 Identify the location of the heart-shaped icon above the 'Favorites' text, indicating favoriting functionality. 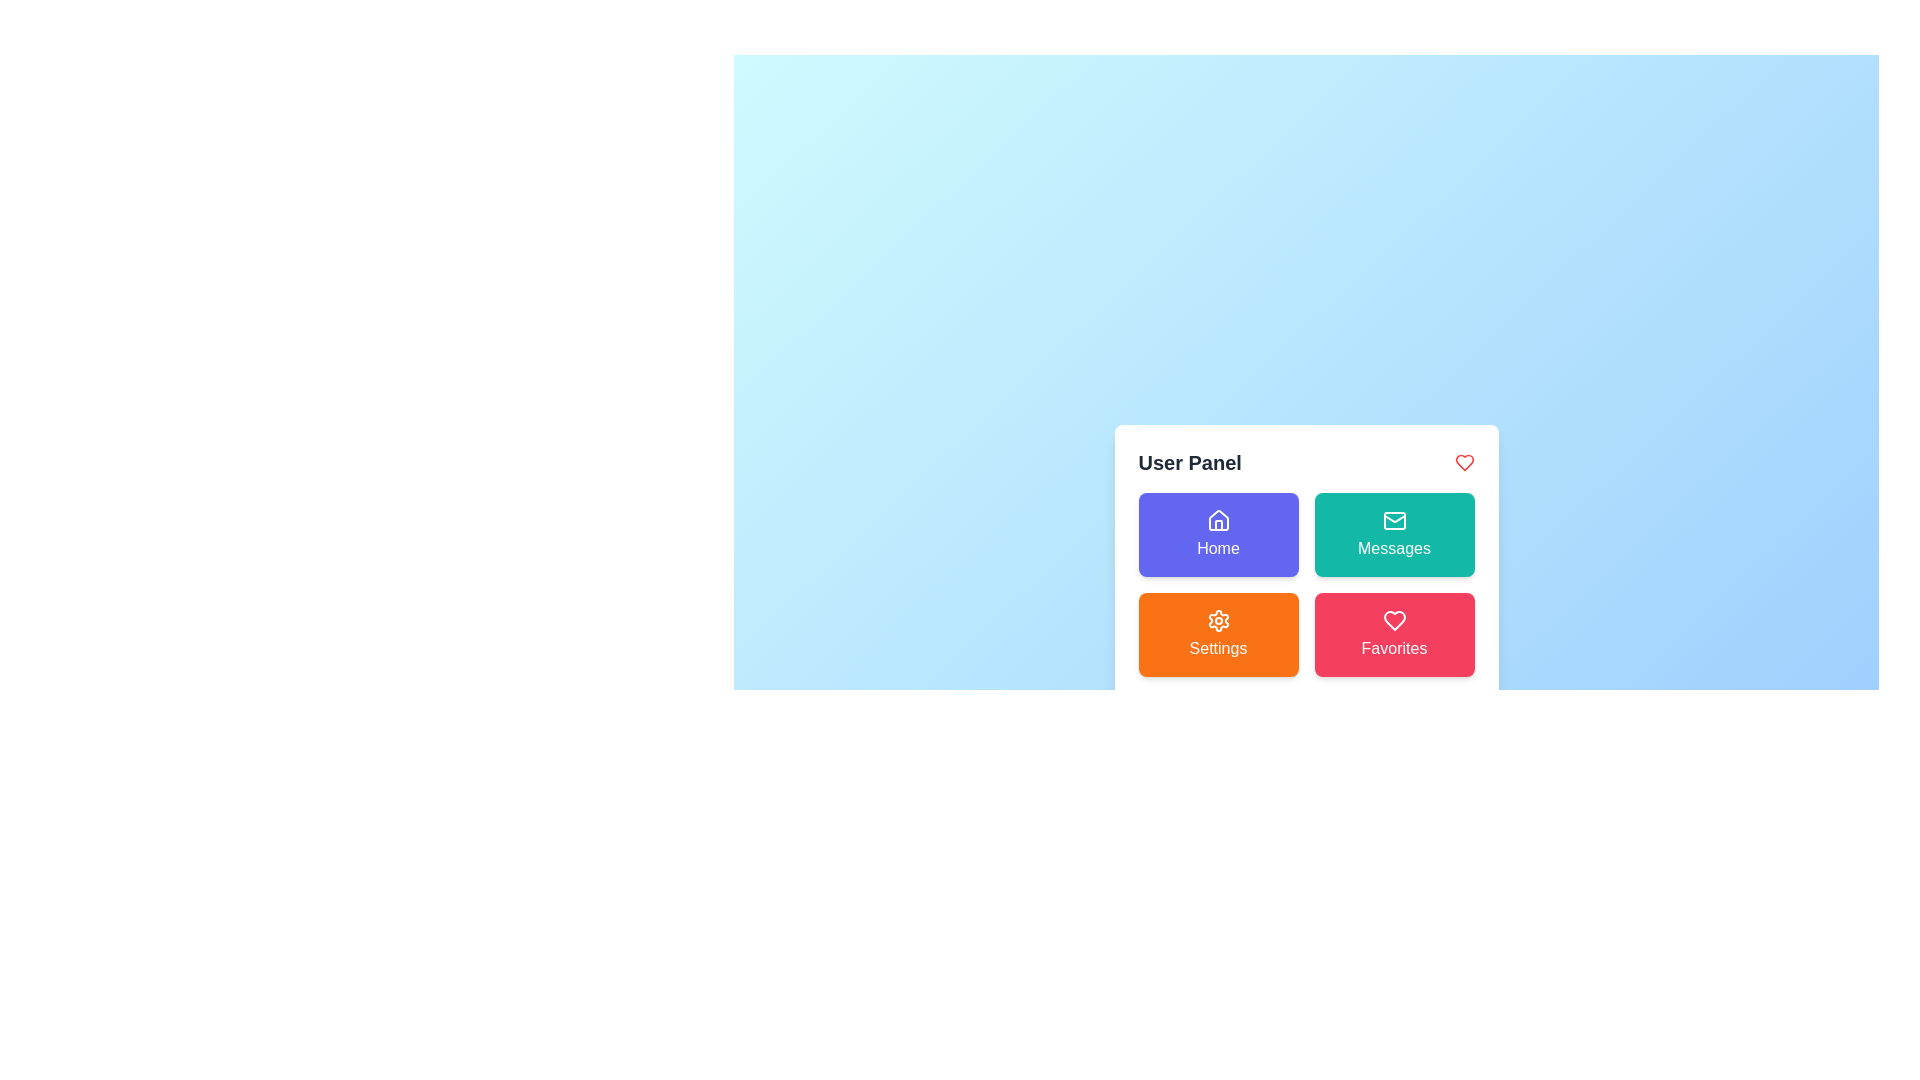
(1393, 620).